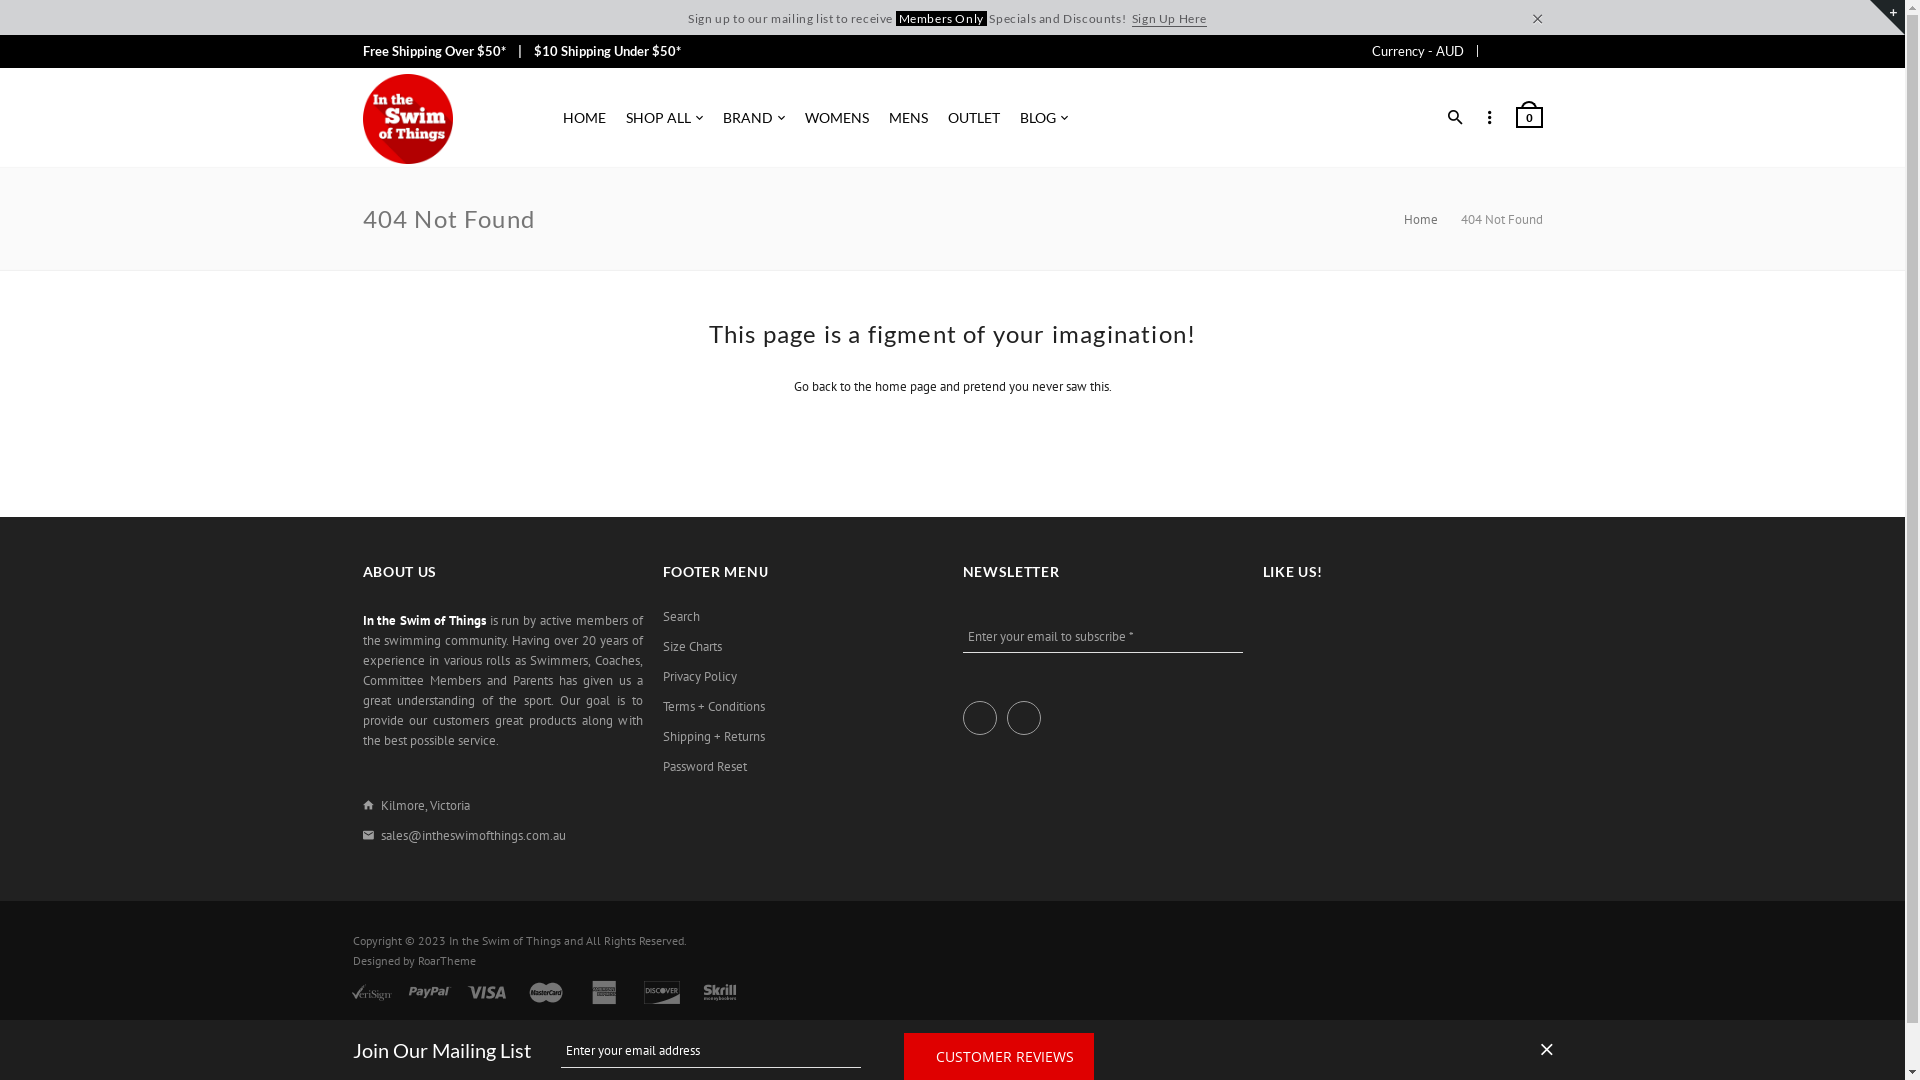 Image resolution: width=1920 pixels, height=1080 pixels. Describe the element at coordinates (752, 118) in the screenshot. I see `'BRAND'` at that location.